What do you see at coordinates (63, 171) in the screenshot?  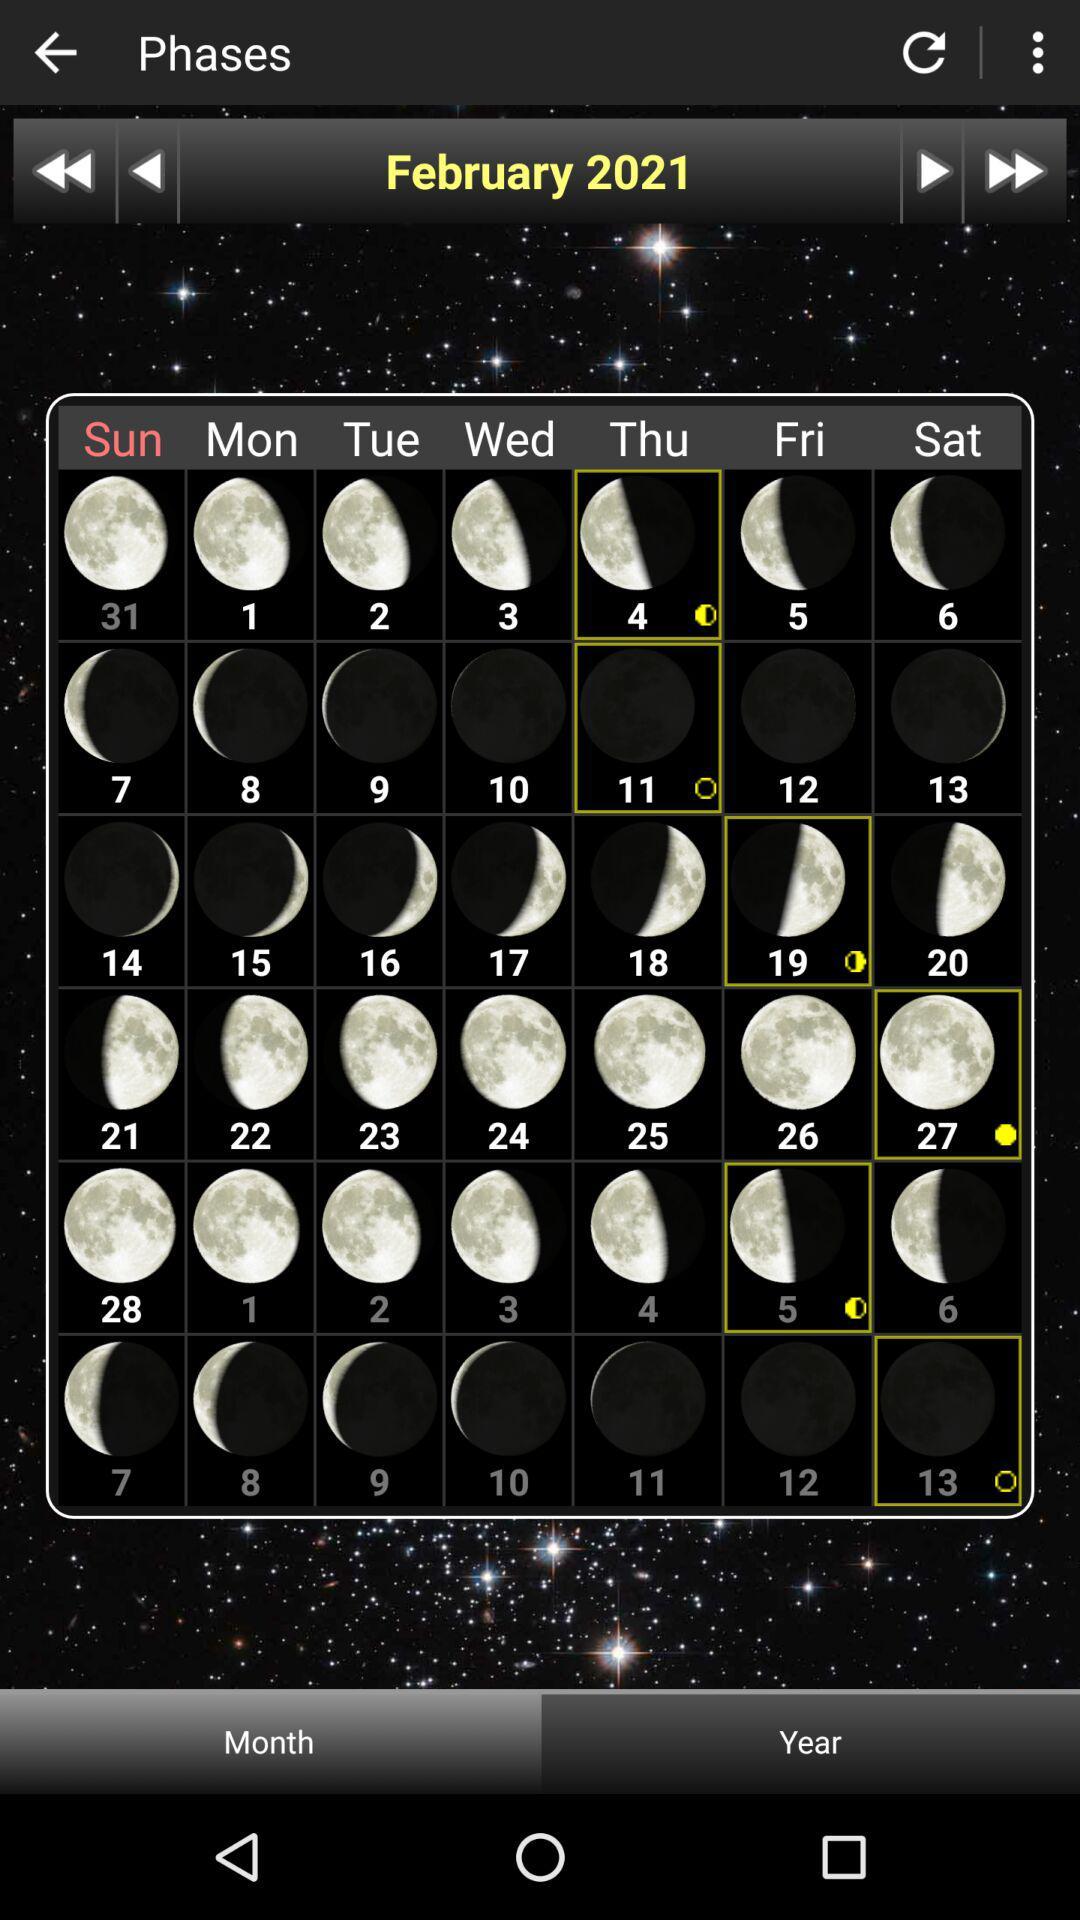 I see `the av_rewind icon` at bounding box center [63, 171].